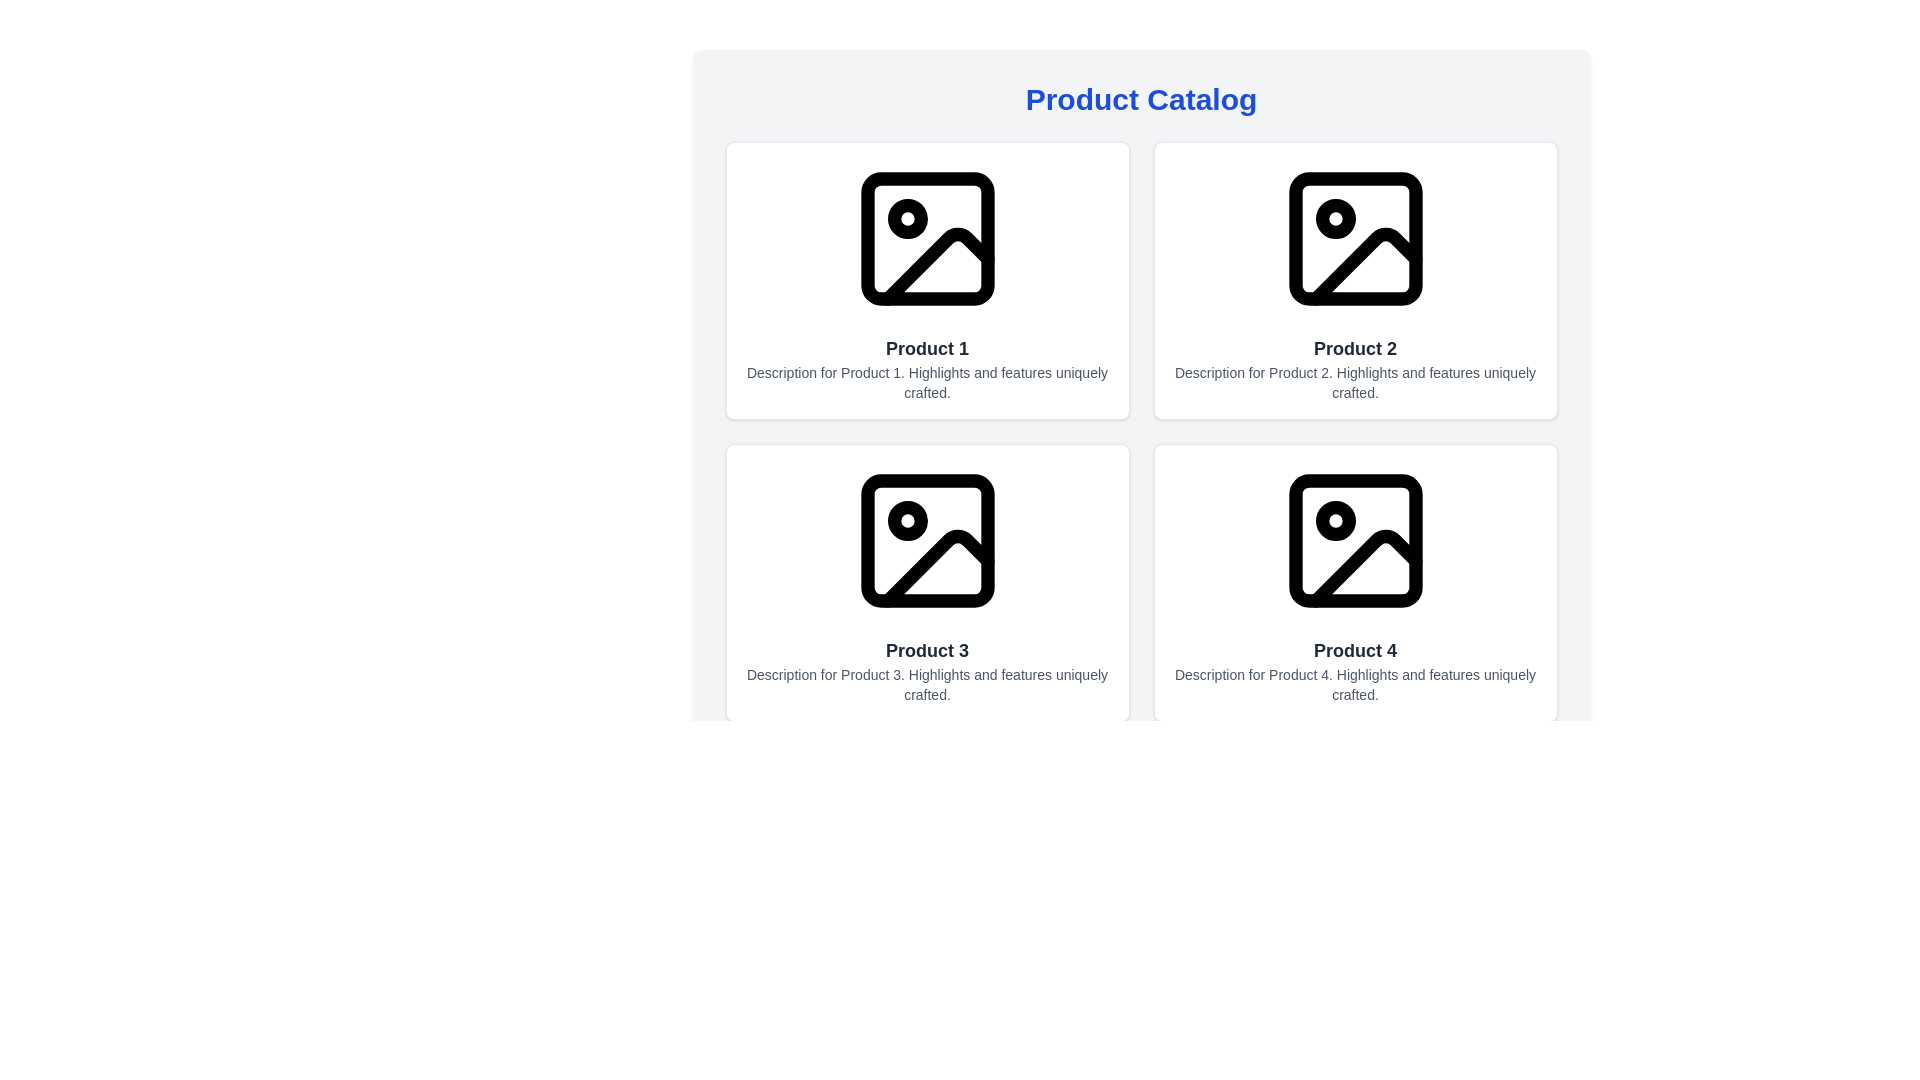  What do you see at coordinates (1355, 238) in the screenshot?
I see `the small black rectangular element with rounded corners located at the top-left corner of the 'Product 2' icon` at bounding box center [1355, 238].